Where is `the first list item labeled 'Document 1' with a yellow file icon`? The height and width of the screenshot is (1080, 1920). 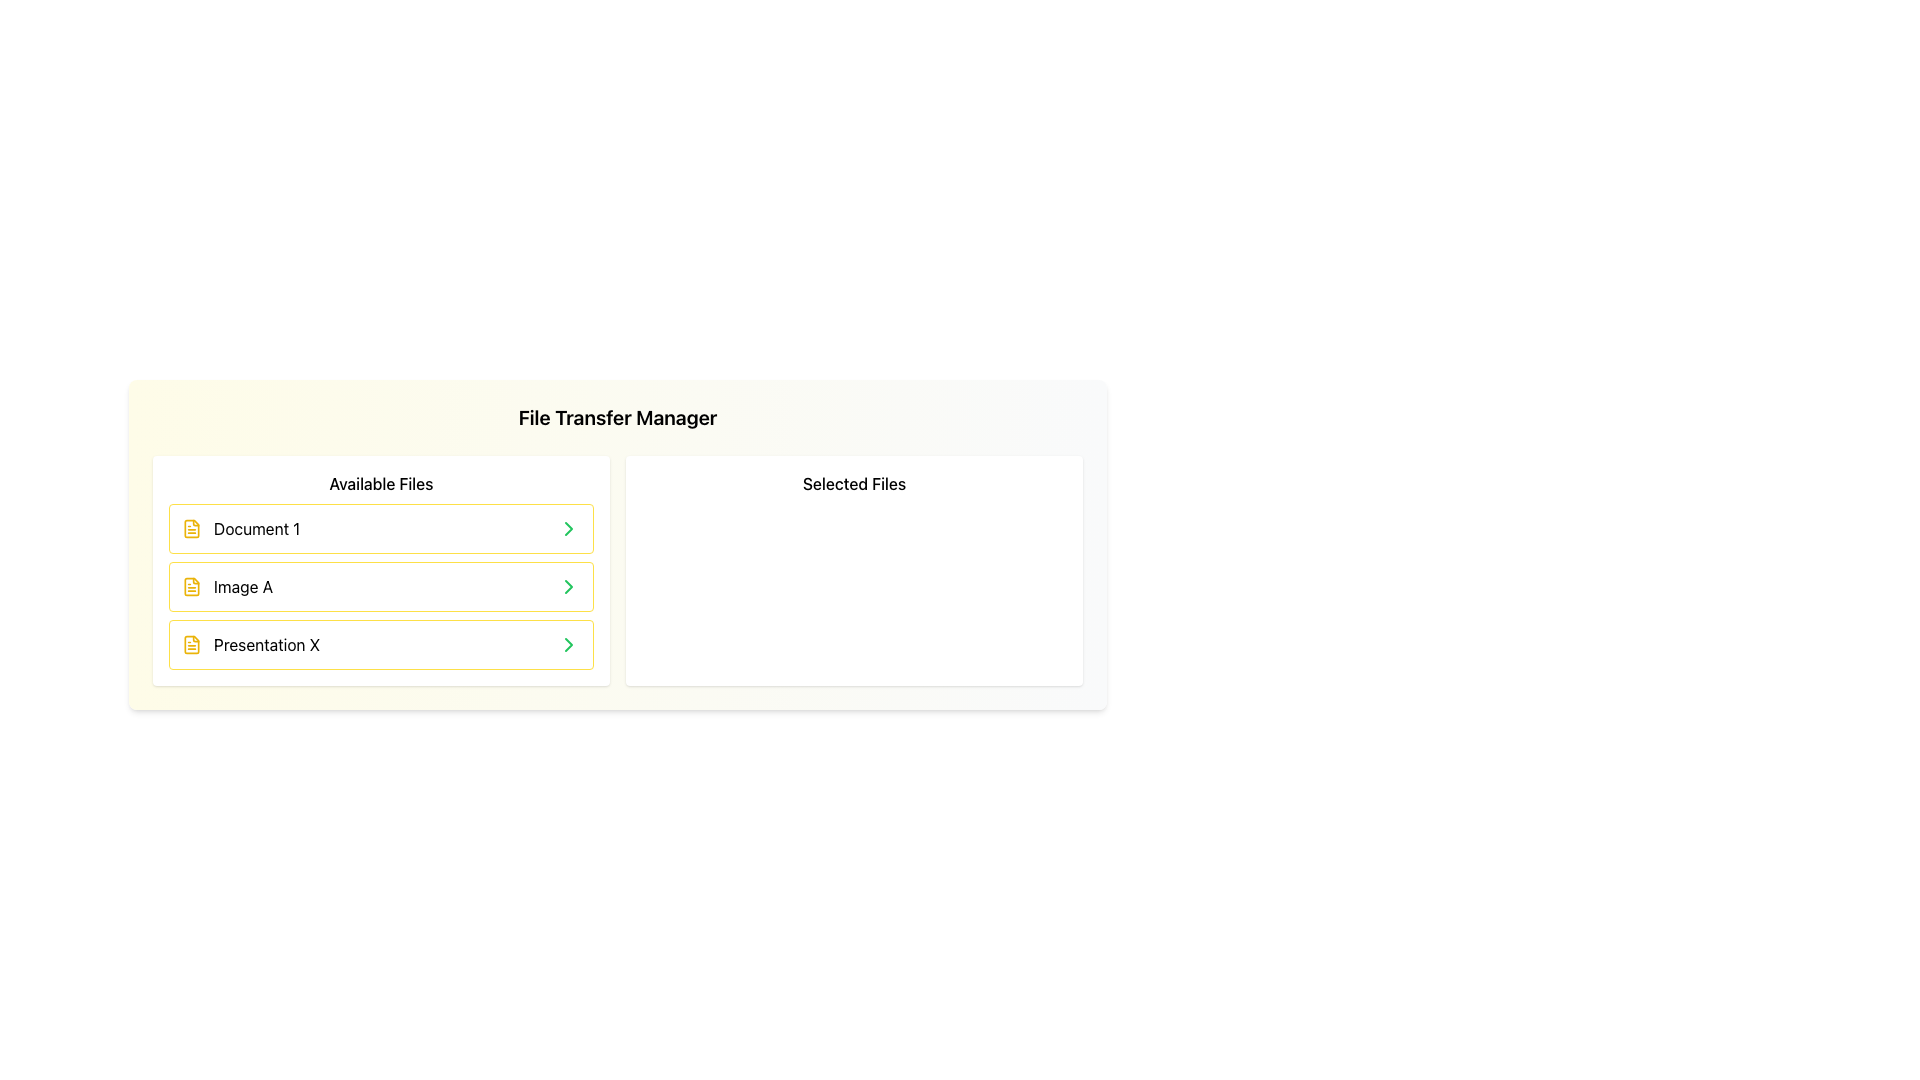
the first list item labeled 'Document 1' with a yellow file icon is located at coordinates (240, 527).